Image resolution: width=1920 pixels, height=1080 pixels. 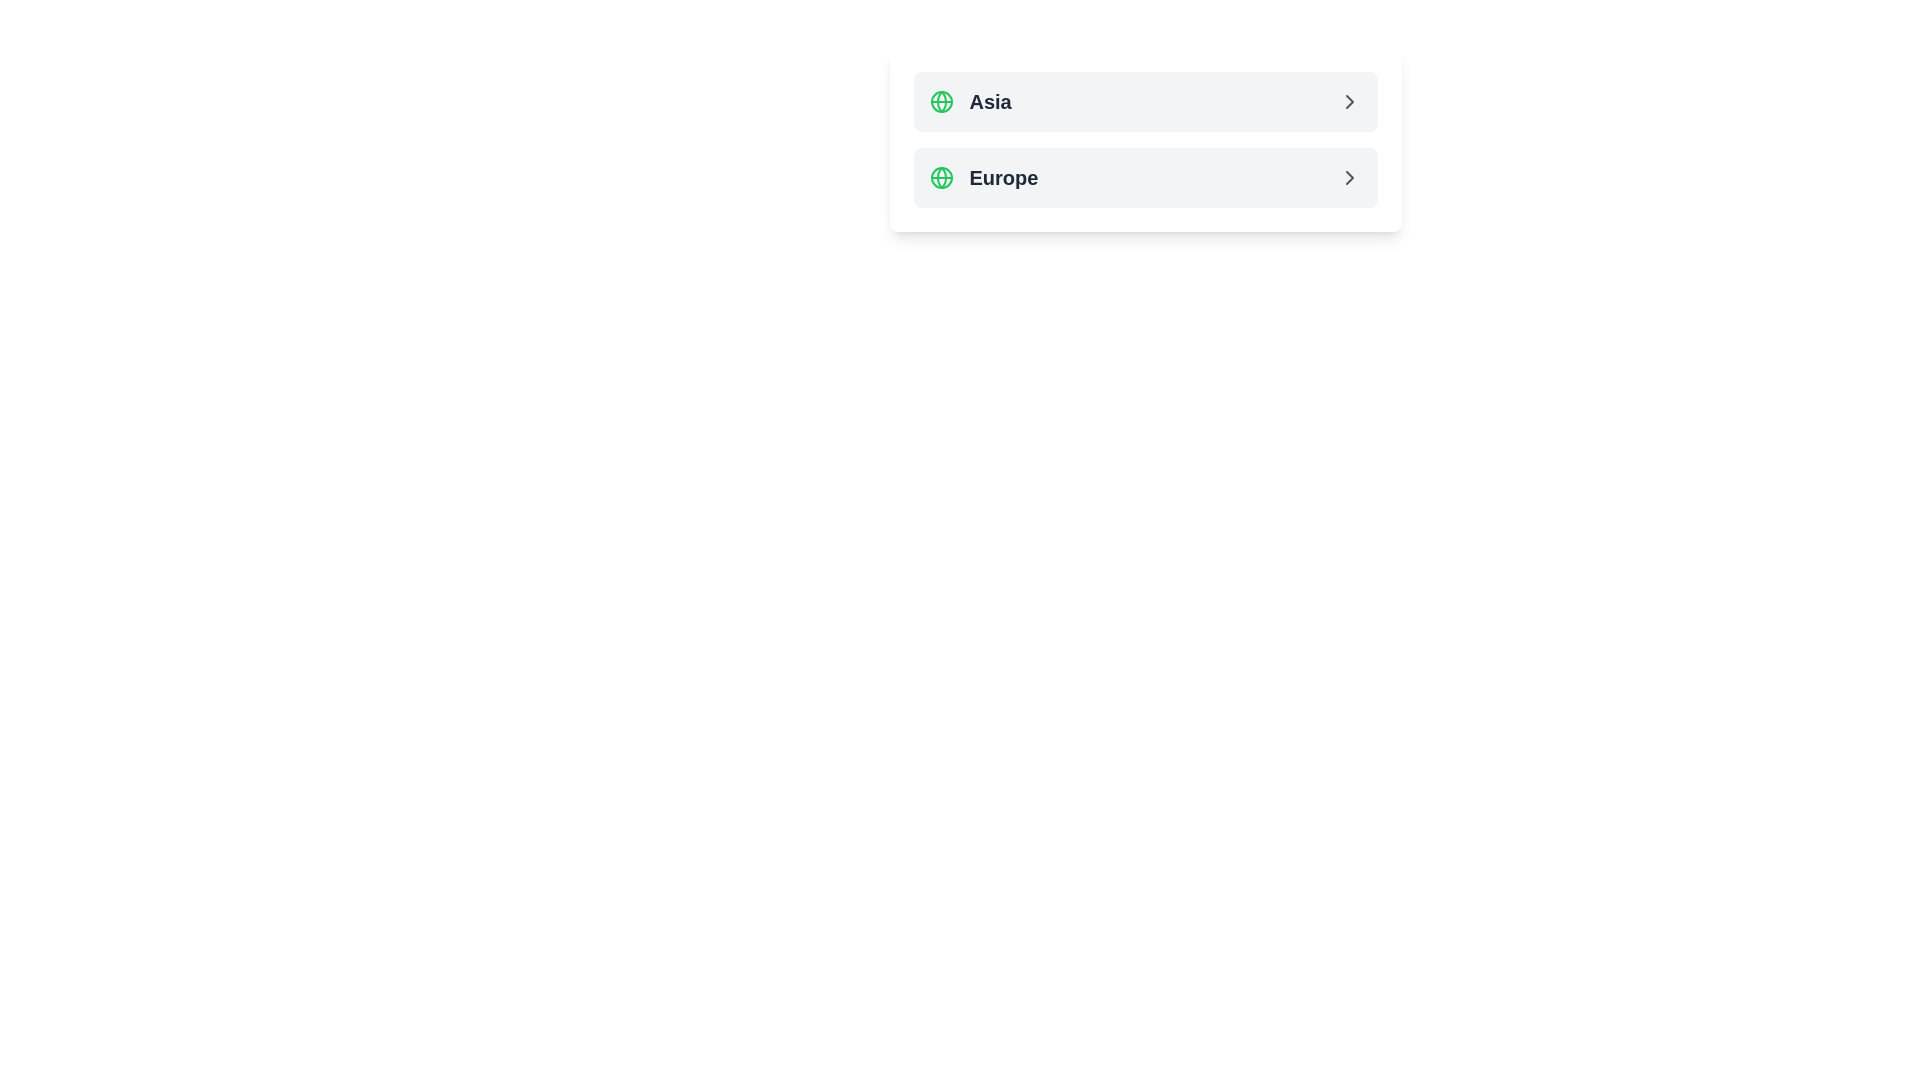 I want to click on the chevron-shaped arrow icon located on the right side of the 'Asia' list item in the menu, so click(x=1349, y=101).